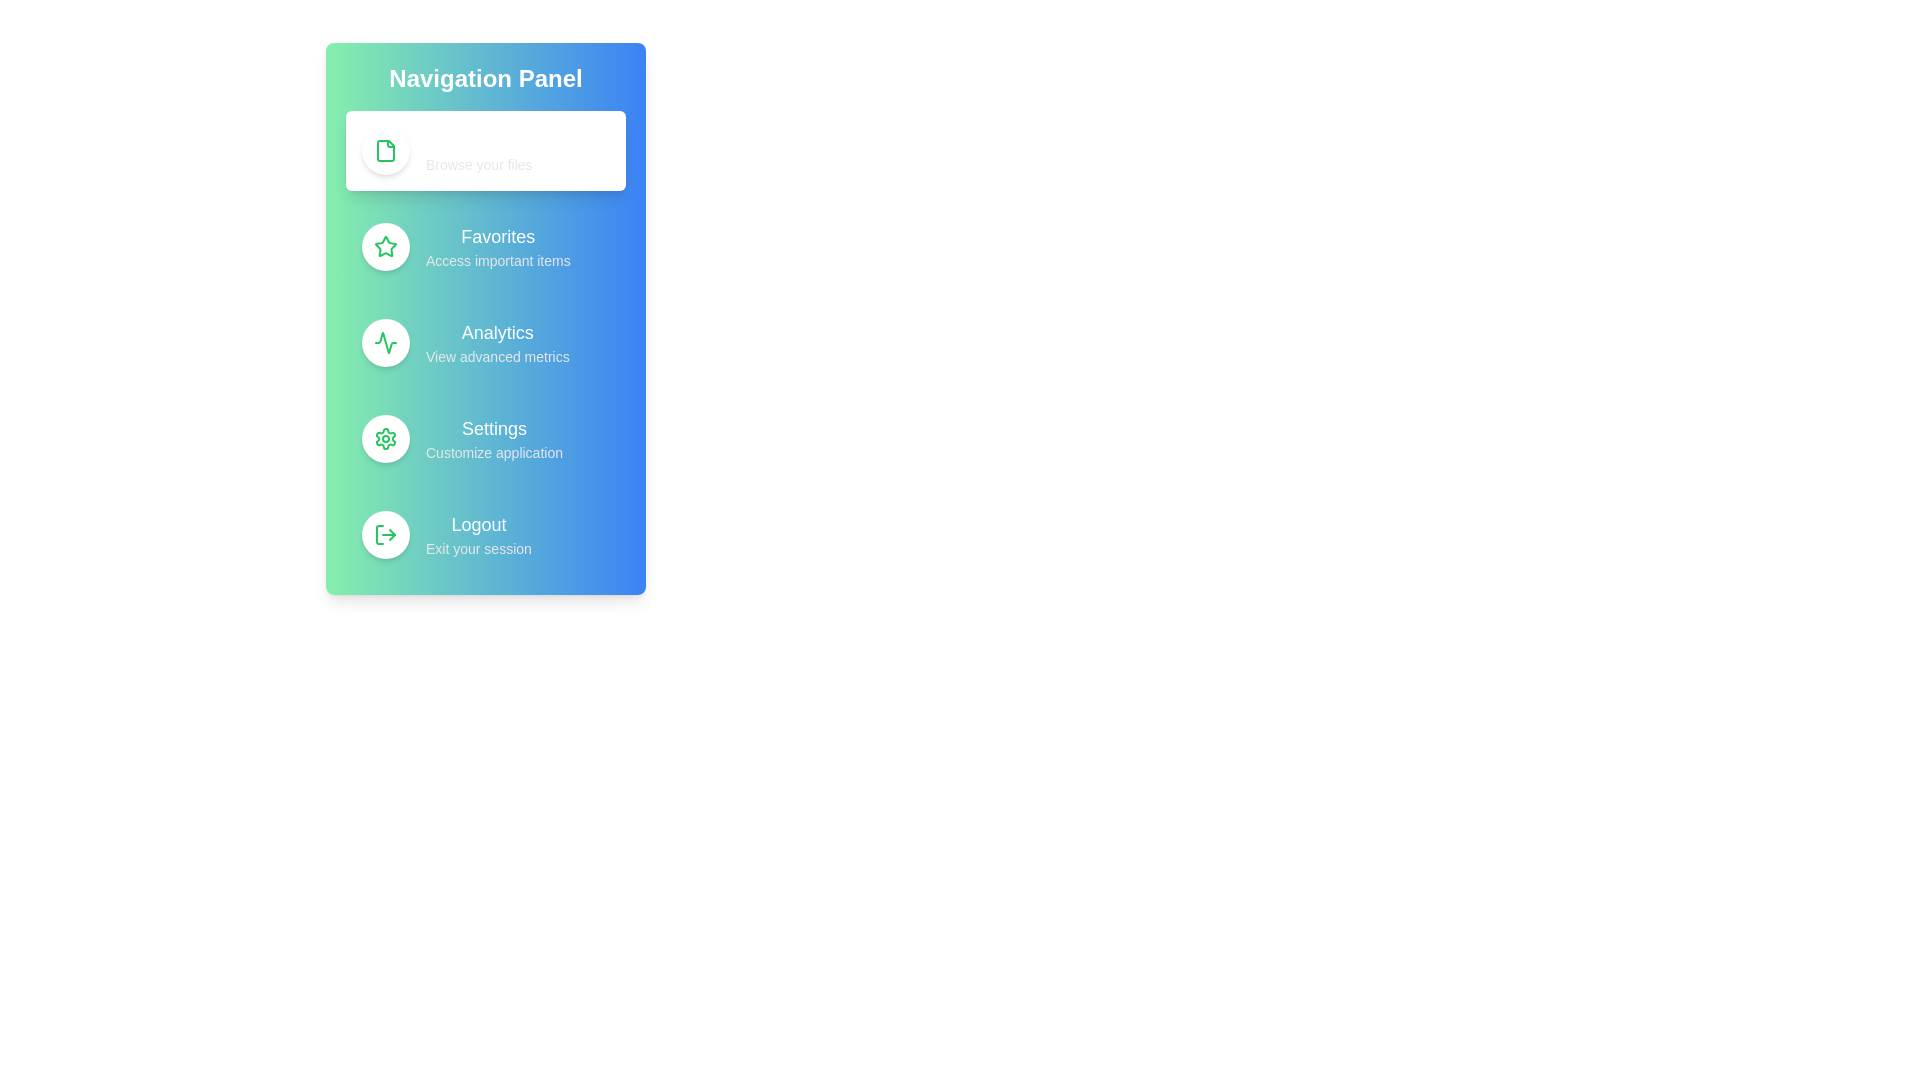 This screenshot has width=1920, height=1080. What do you see at coordinates (485, 149) in the screenshot?
I see `the menu option Documents from the navigation menu` at bounding box center [485, 149].